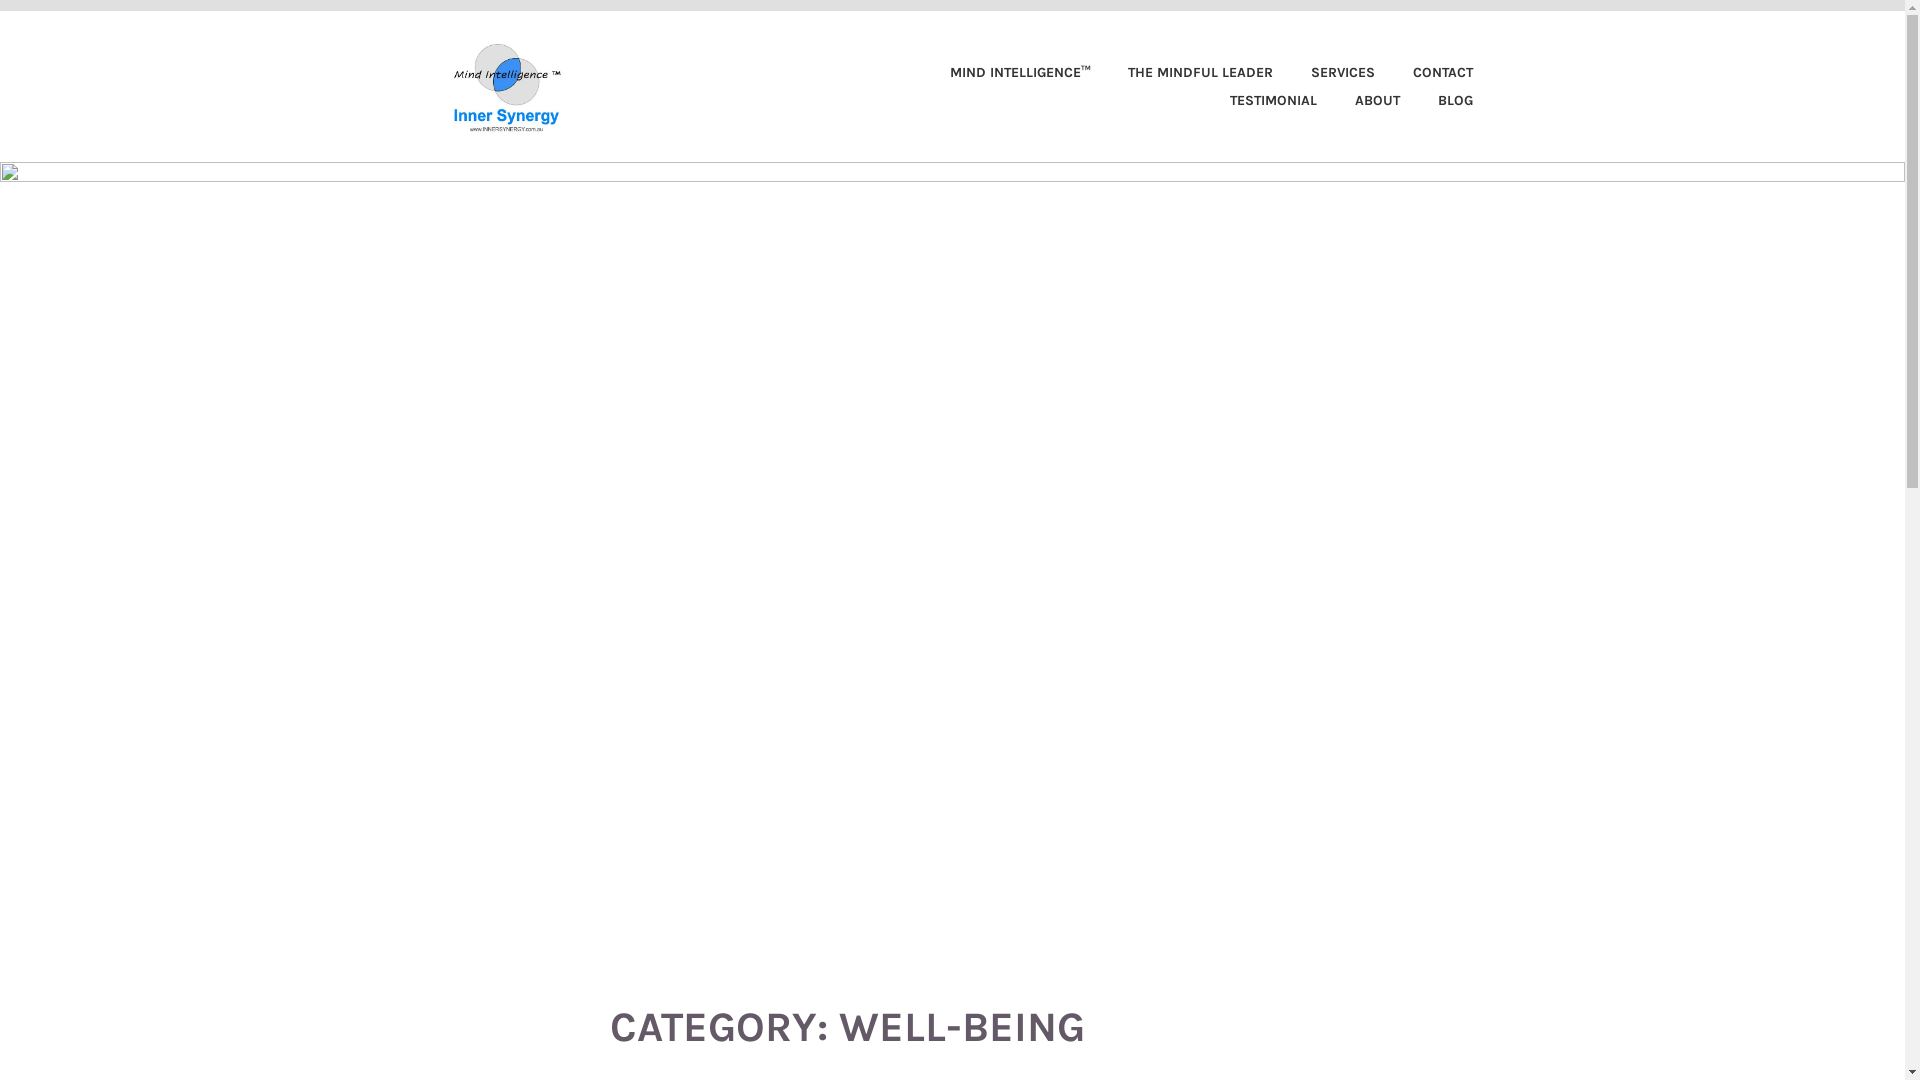 The image size is (1920, 1080). Describe the element at coordinates (1424, 72) in the screenshot. I see `'CONTACT'` at that location.